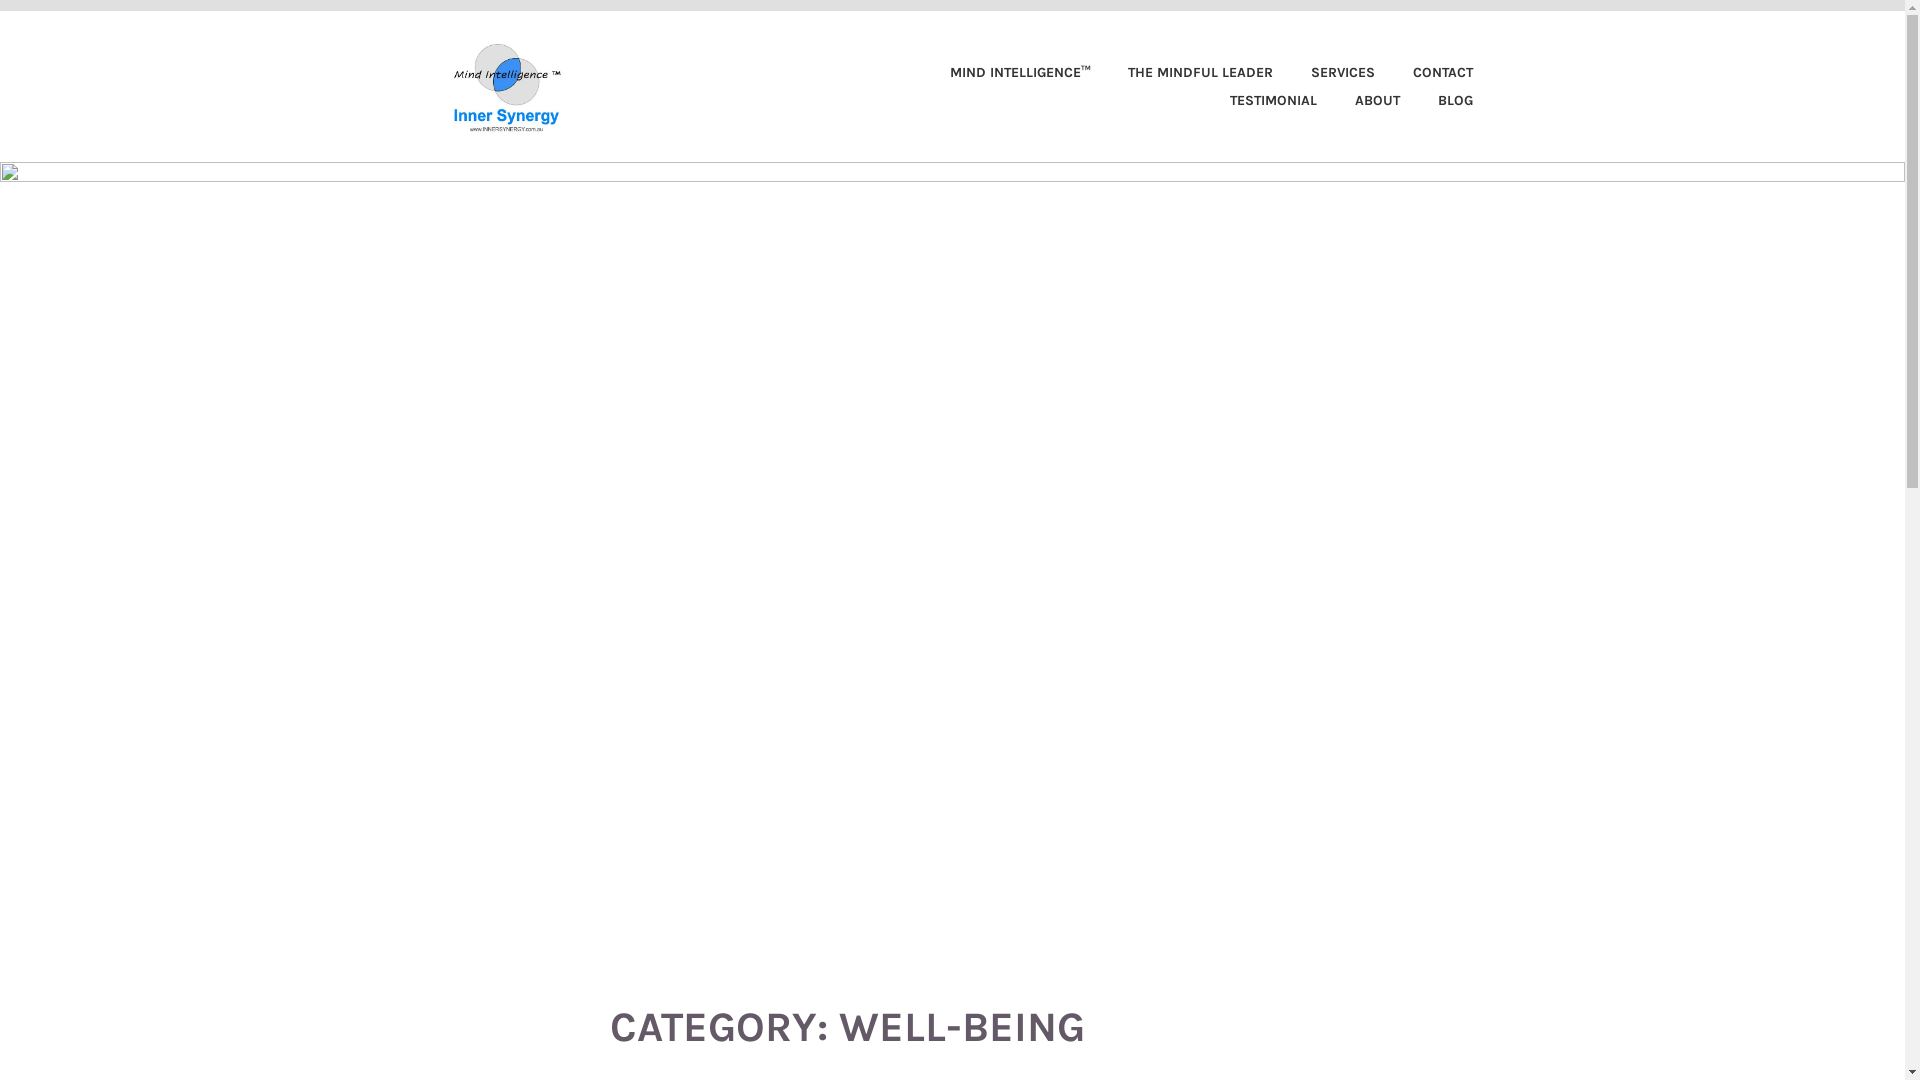 The image size is (1920, 1080). Describe the element at coordinates (1424, 72) in the screenshot. I see `'CONTACT'` at that location.